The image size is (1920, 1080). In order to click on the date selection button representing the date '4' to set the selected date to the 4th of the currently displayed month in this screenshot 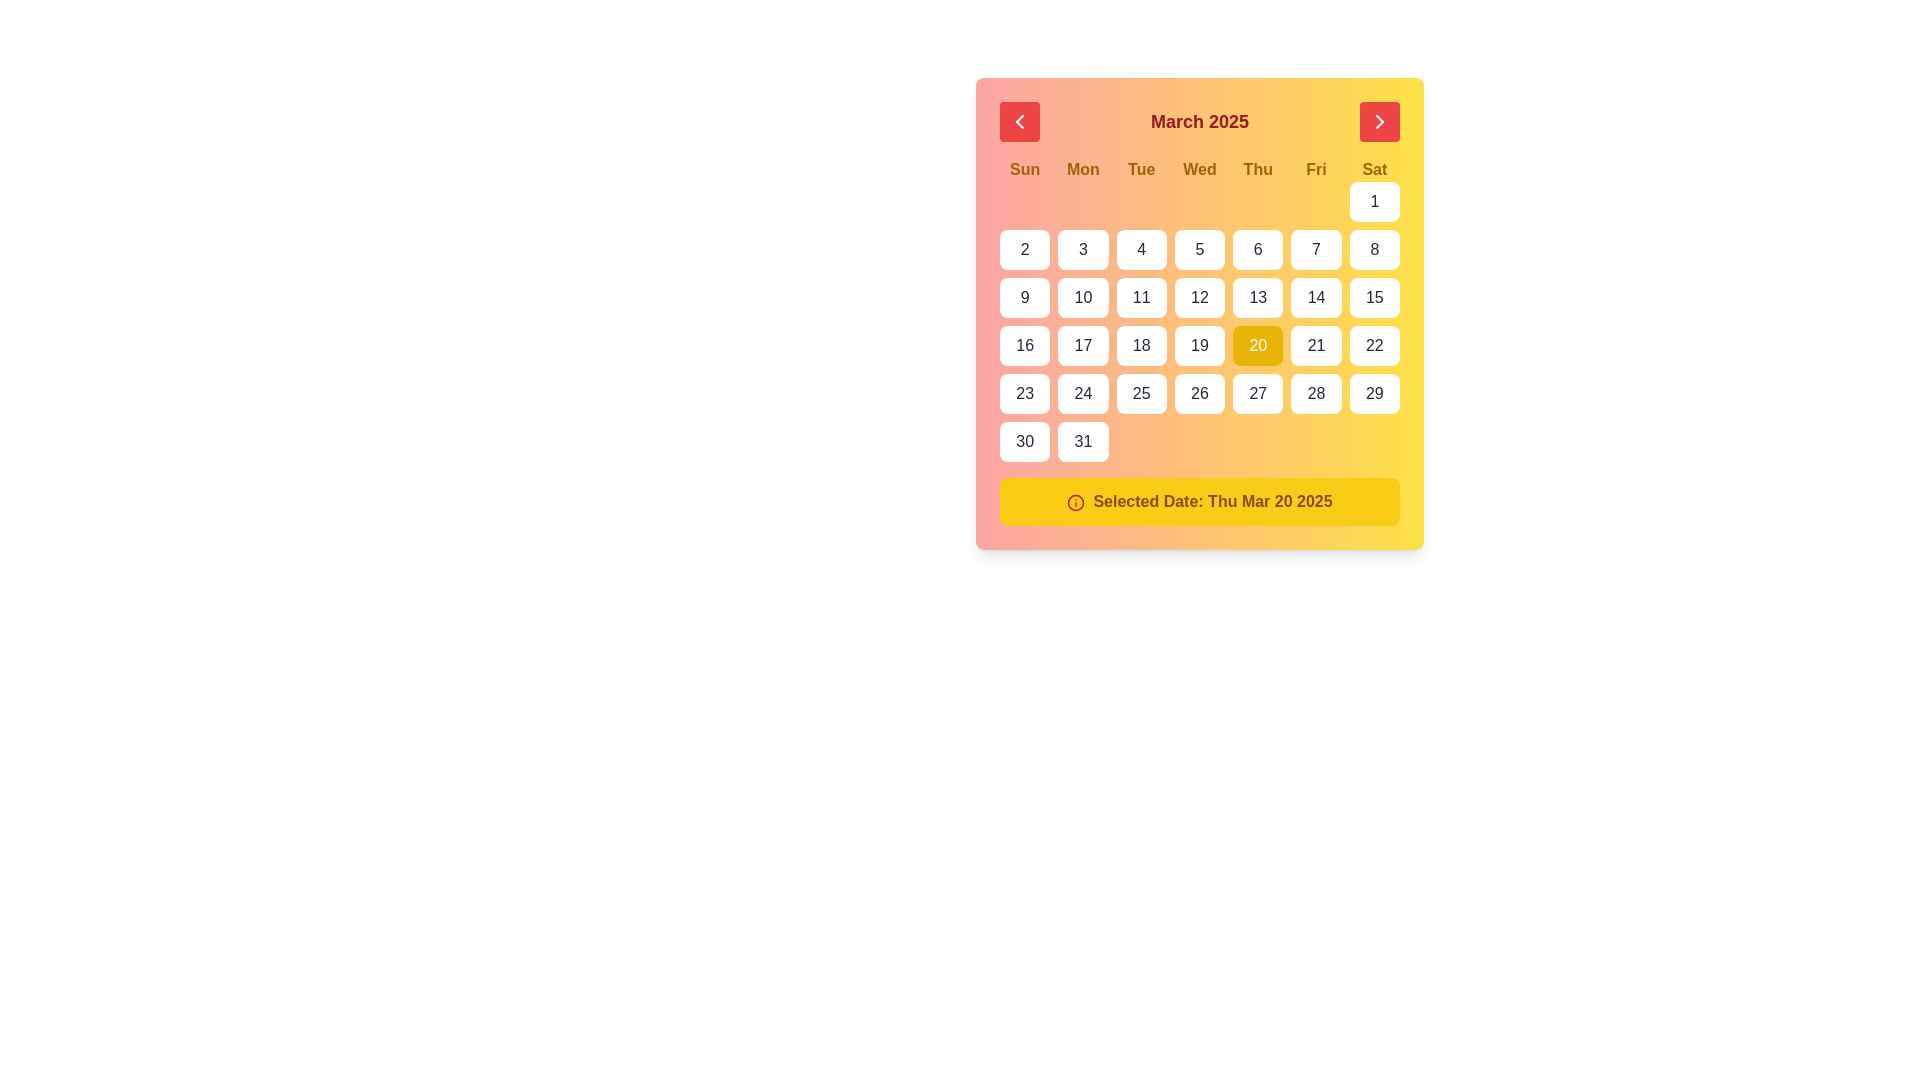, I will do `click(1141, 249)`.